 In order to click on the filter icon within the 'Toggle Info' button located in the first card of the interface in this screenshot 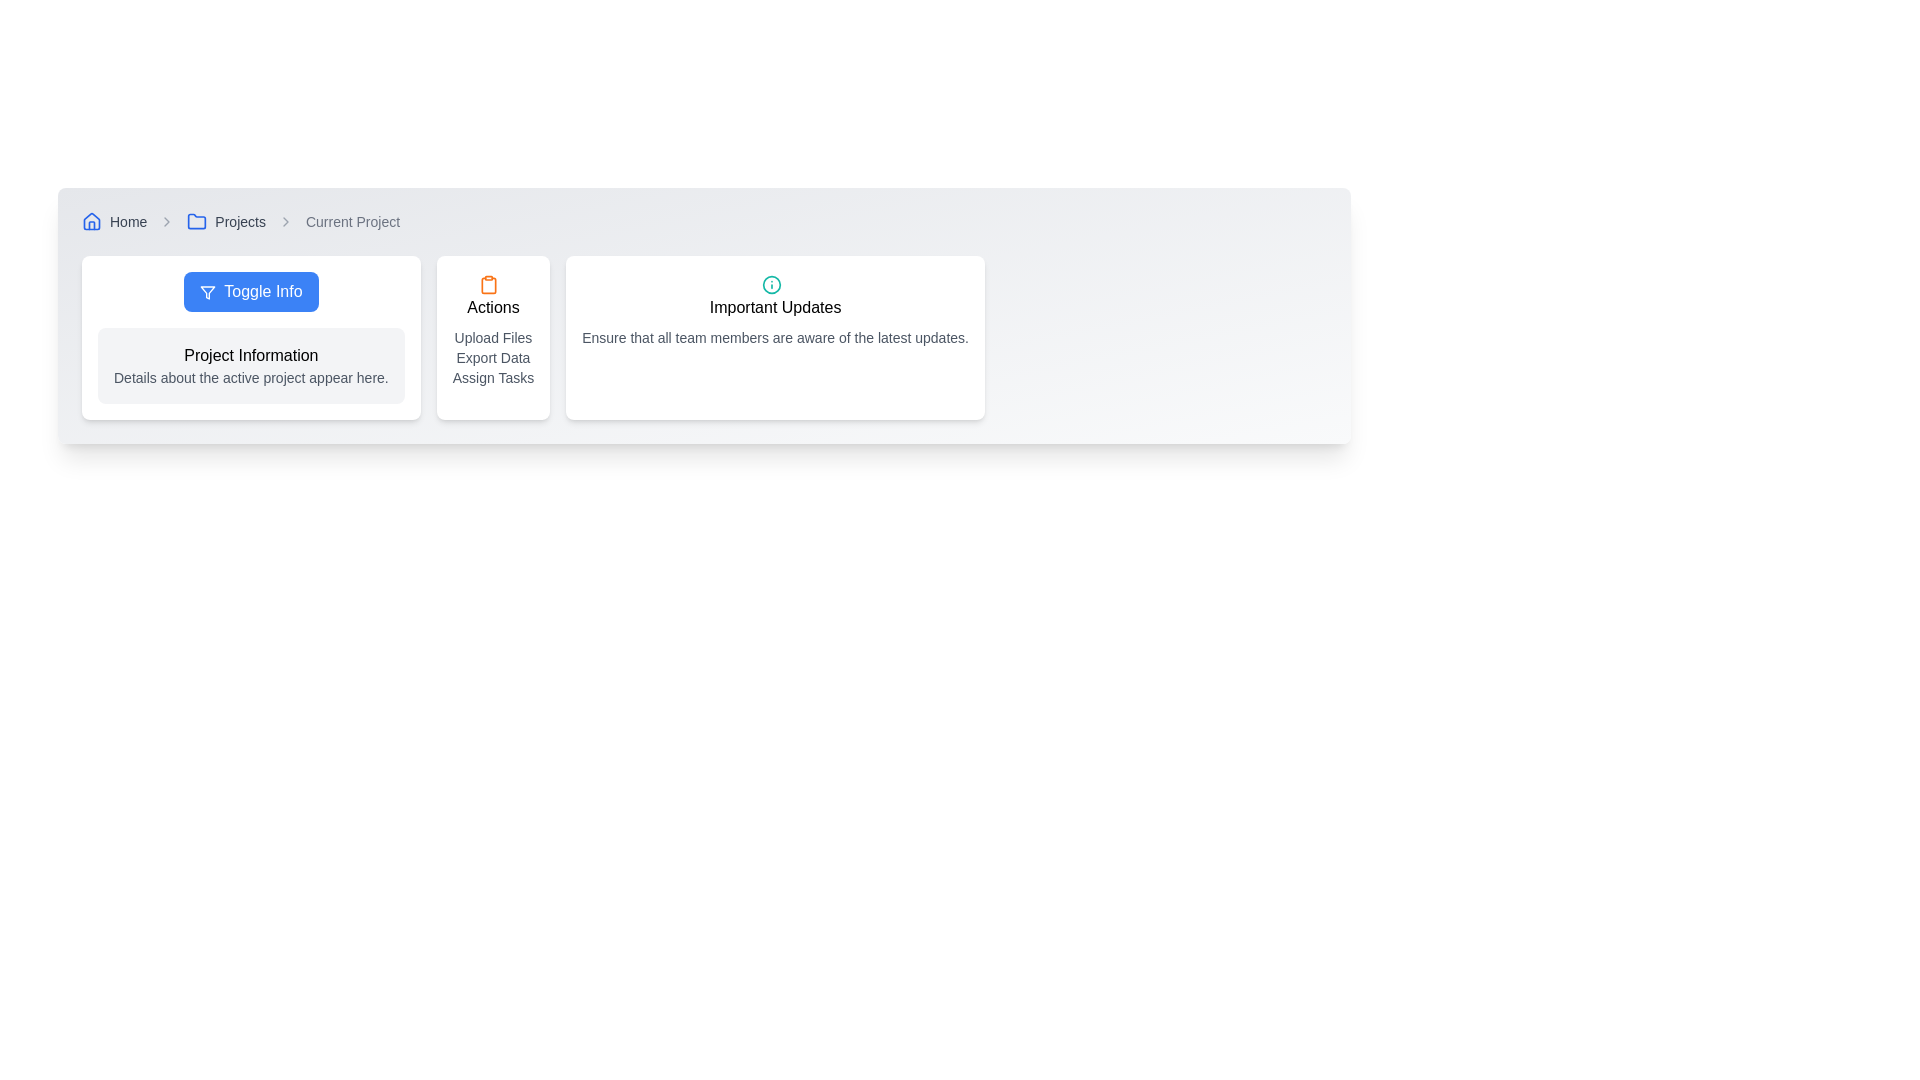, I will do `click(208, 292)`.